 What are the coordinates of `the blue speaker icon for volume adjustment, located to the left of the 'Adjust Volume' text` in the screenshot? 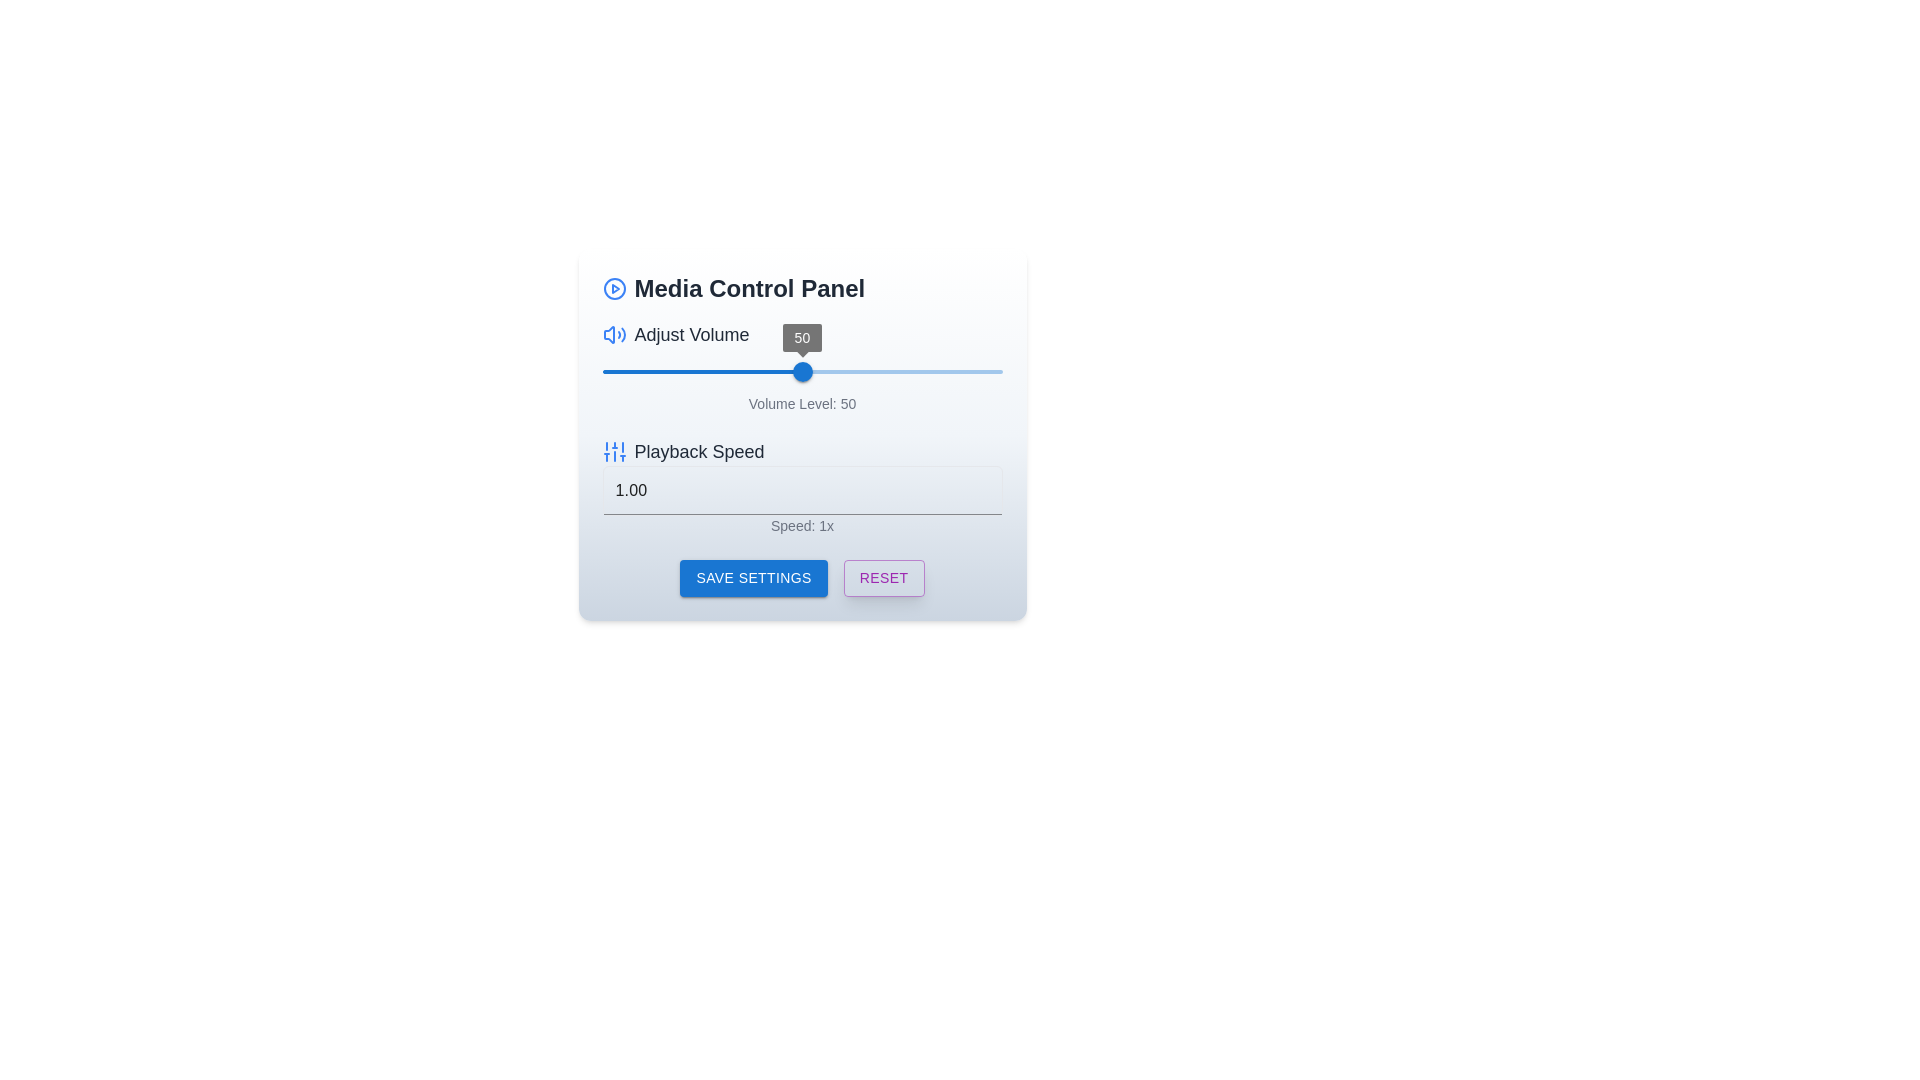 It's located at (613, 334).